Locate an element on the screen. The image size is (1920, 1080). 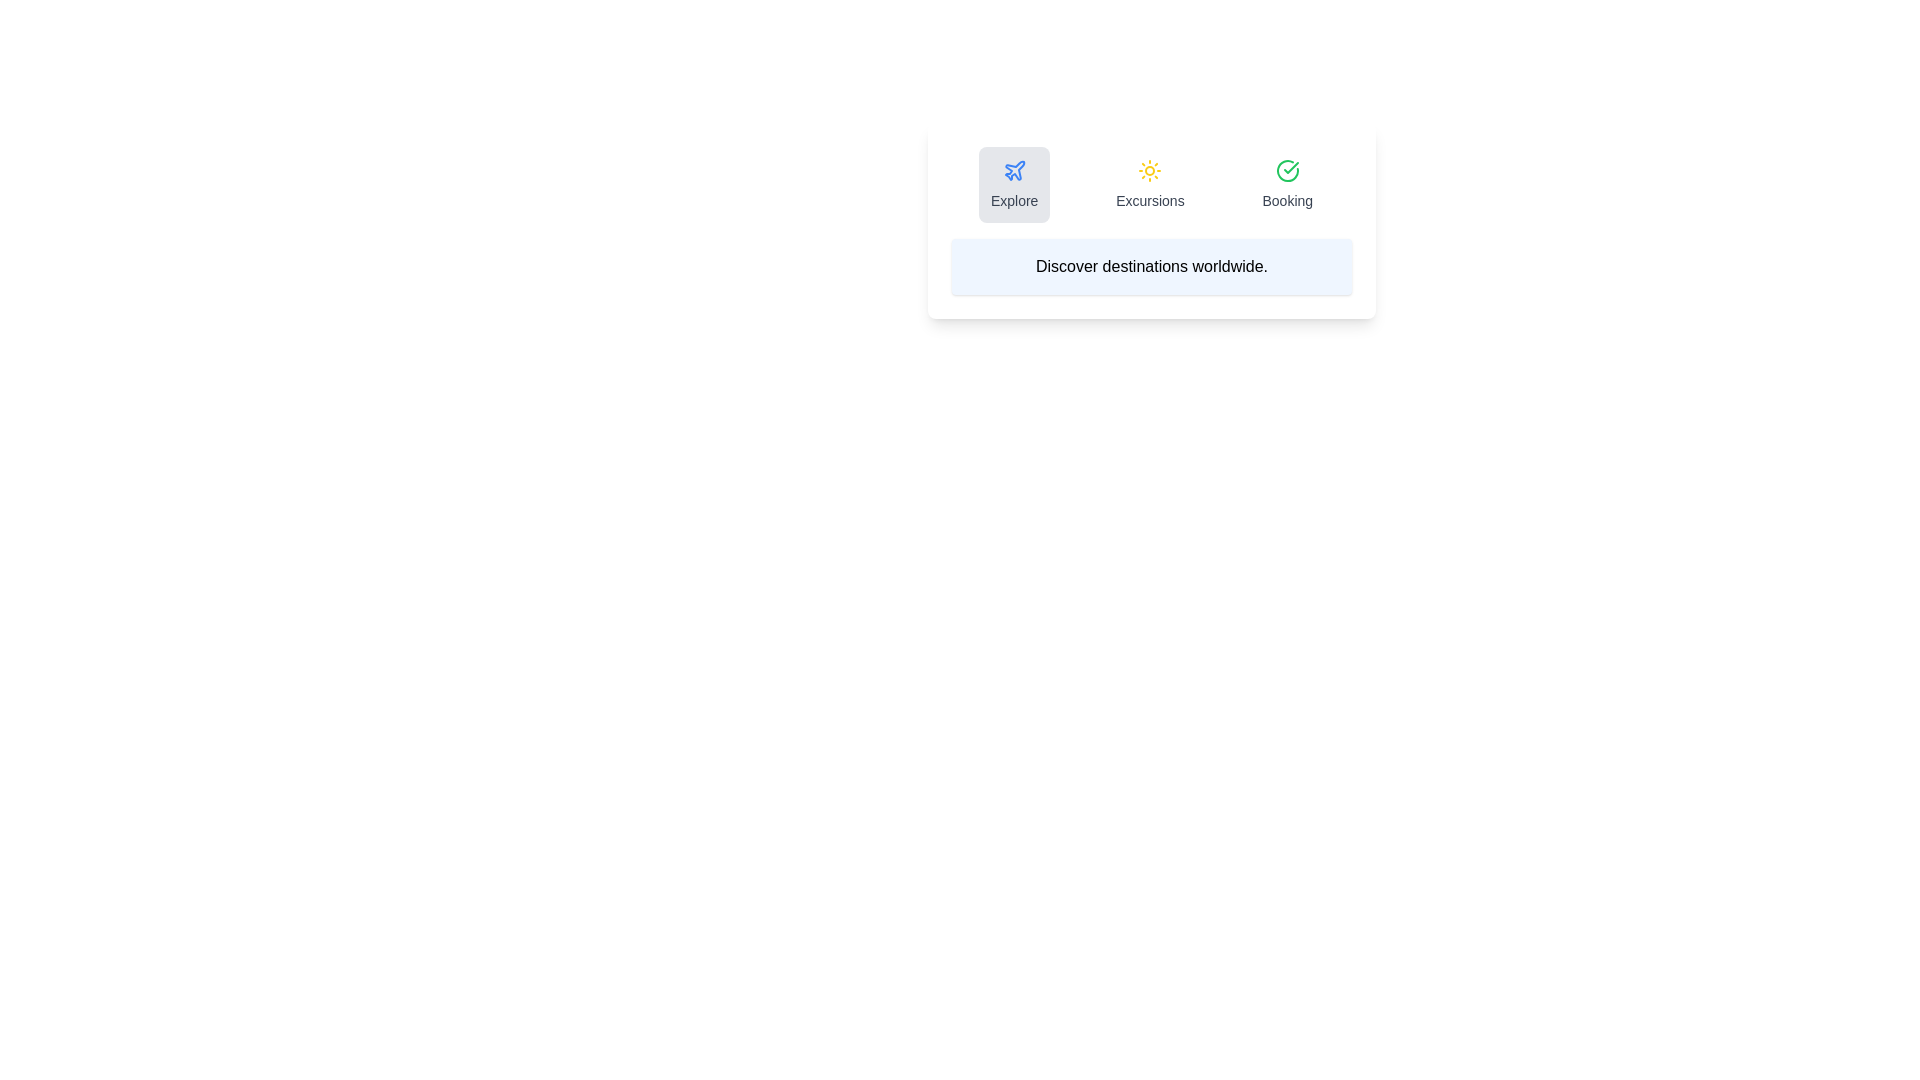
the tab icon corresponding to Excursions is located at coordinates (1150, 185).